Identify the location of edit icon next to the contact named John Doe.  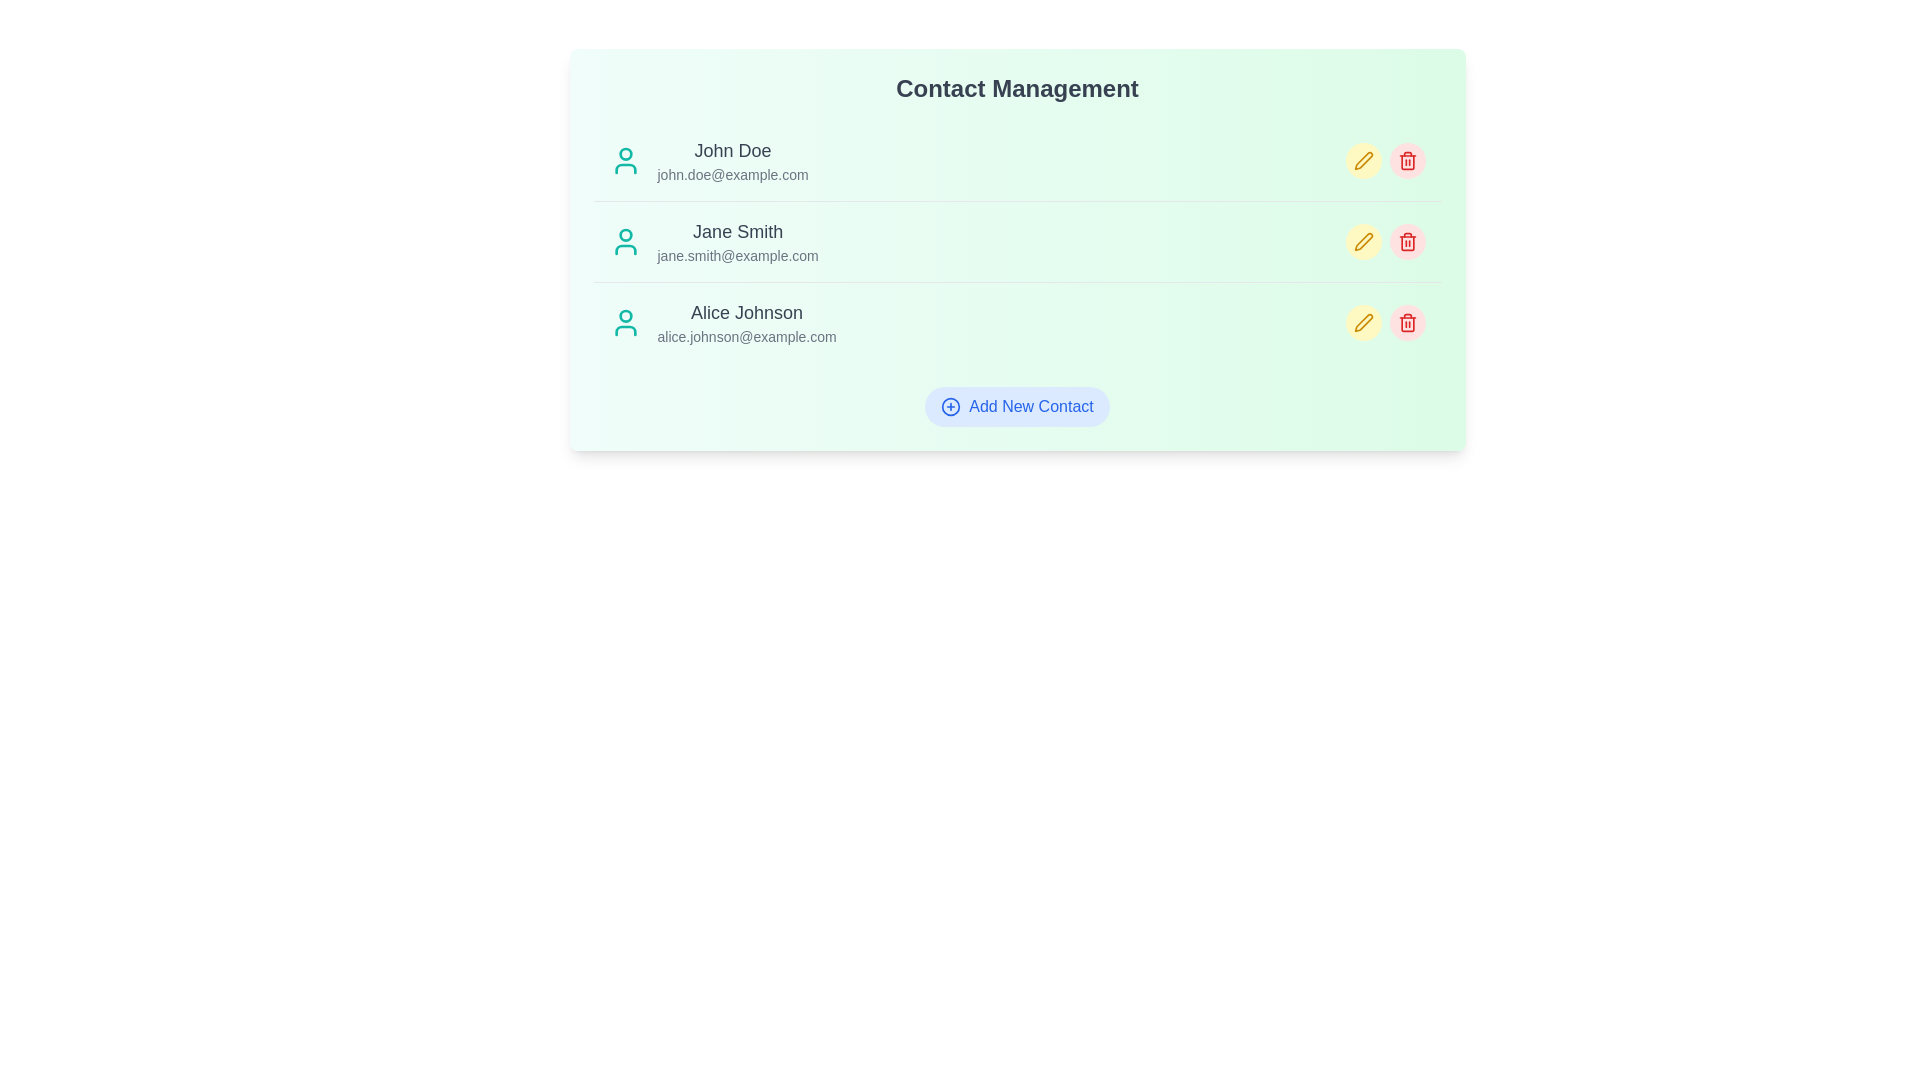
(1362, 160).